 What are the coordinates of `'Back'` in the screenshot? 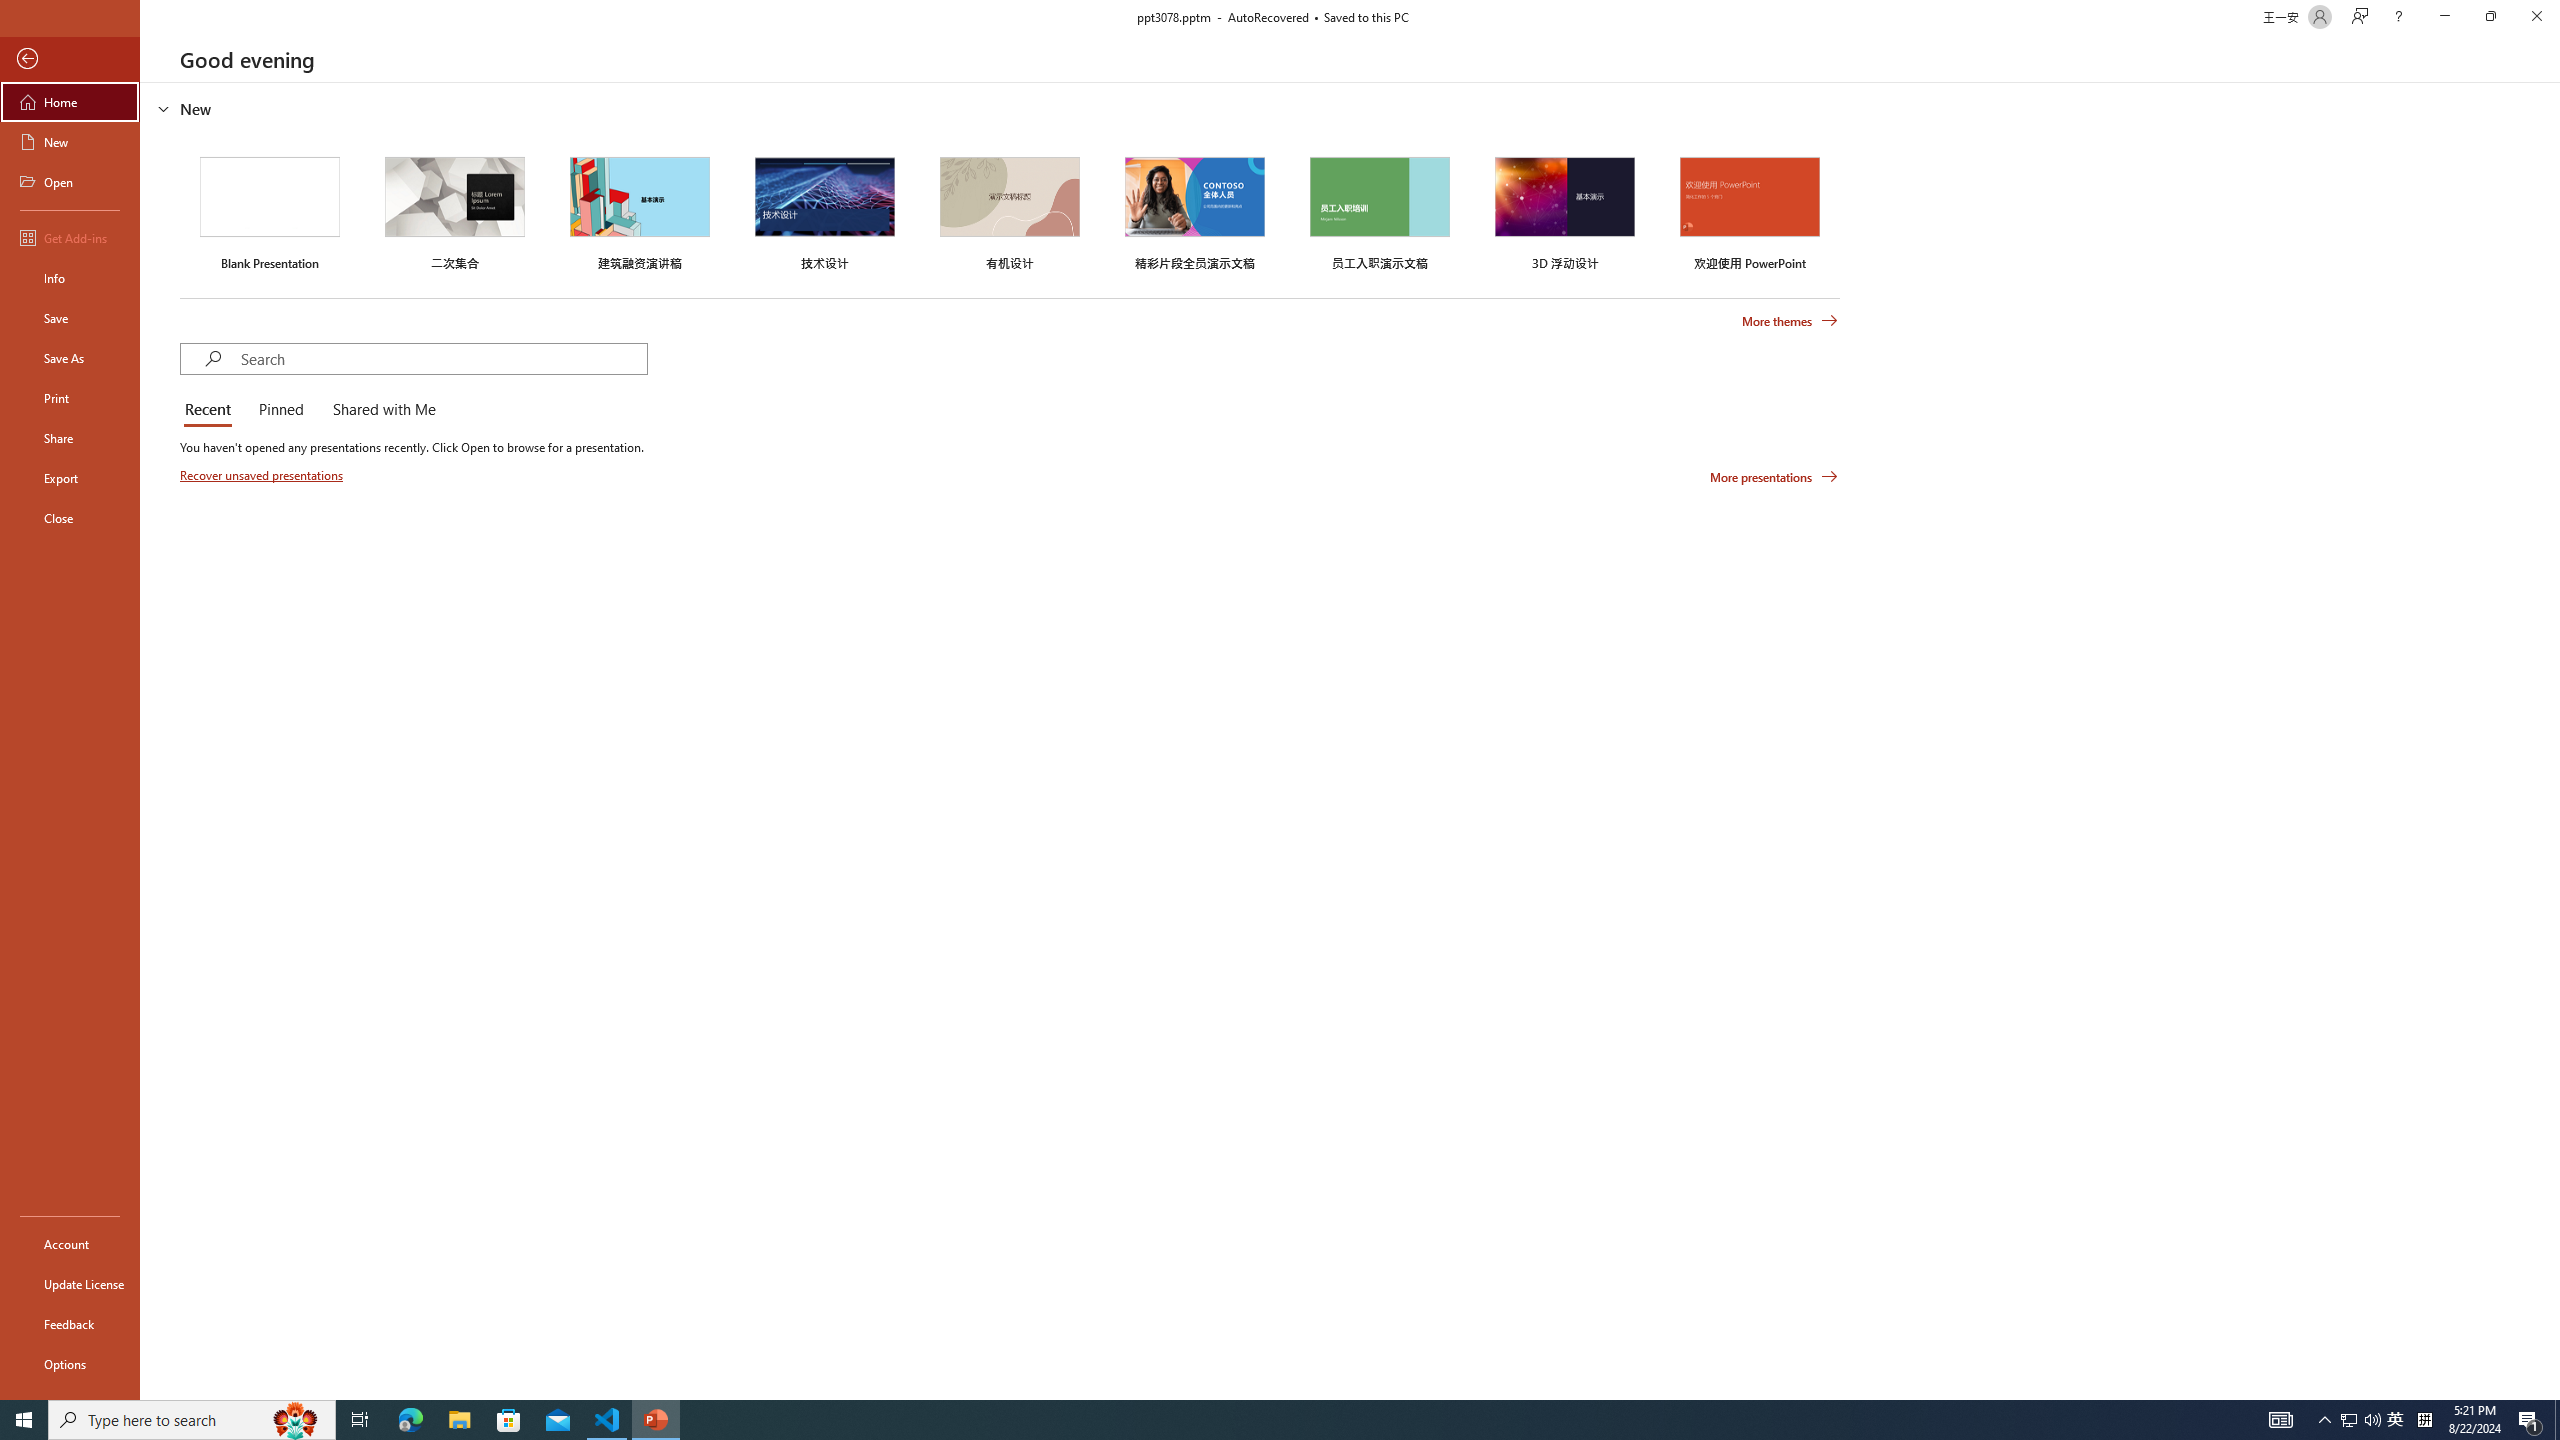 It's located at (69, 58).